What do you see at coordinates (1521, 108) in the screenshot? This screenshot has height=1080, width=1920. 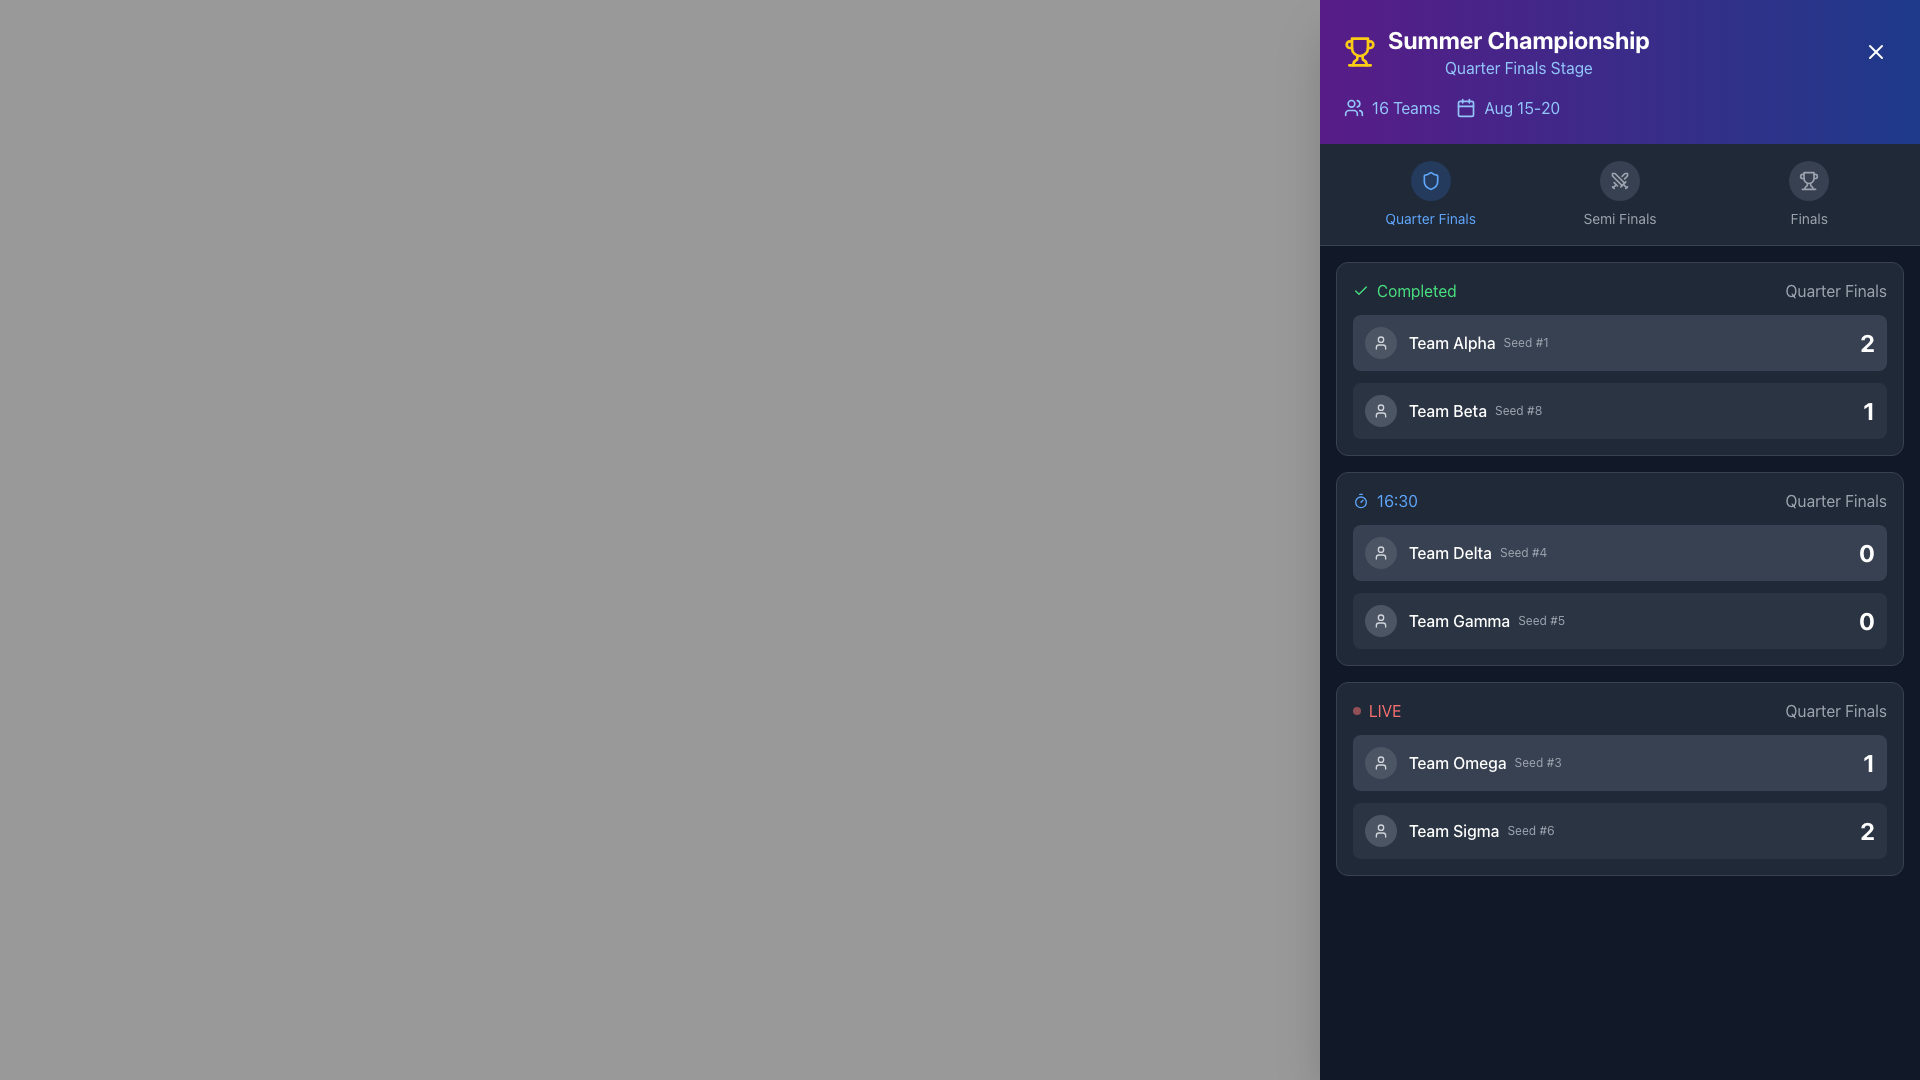 I see `the text label displaying 'Aug 15-20' in white, which is centered on a purple background and located in the header section labeled 'Summer Championship'` at bounding box center [1521, 108].